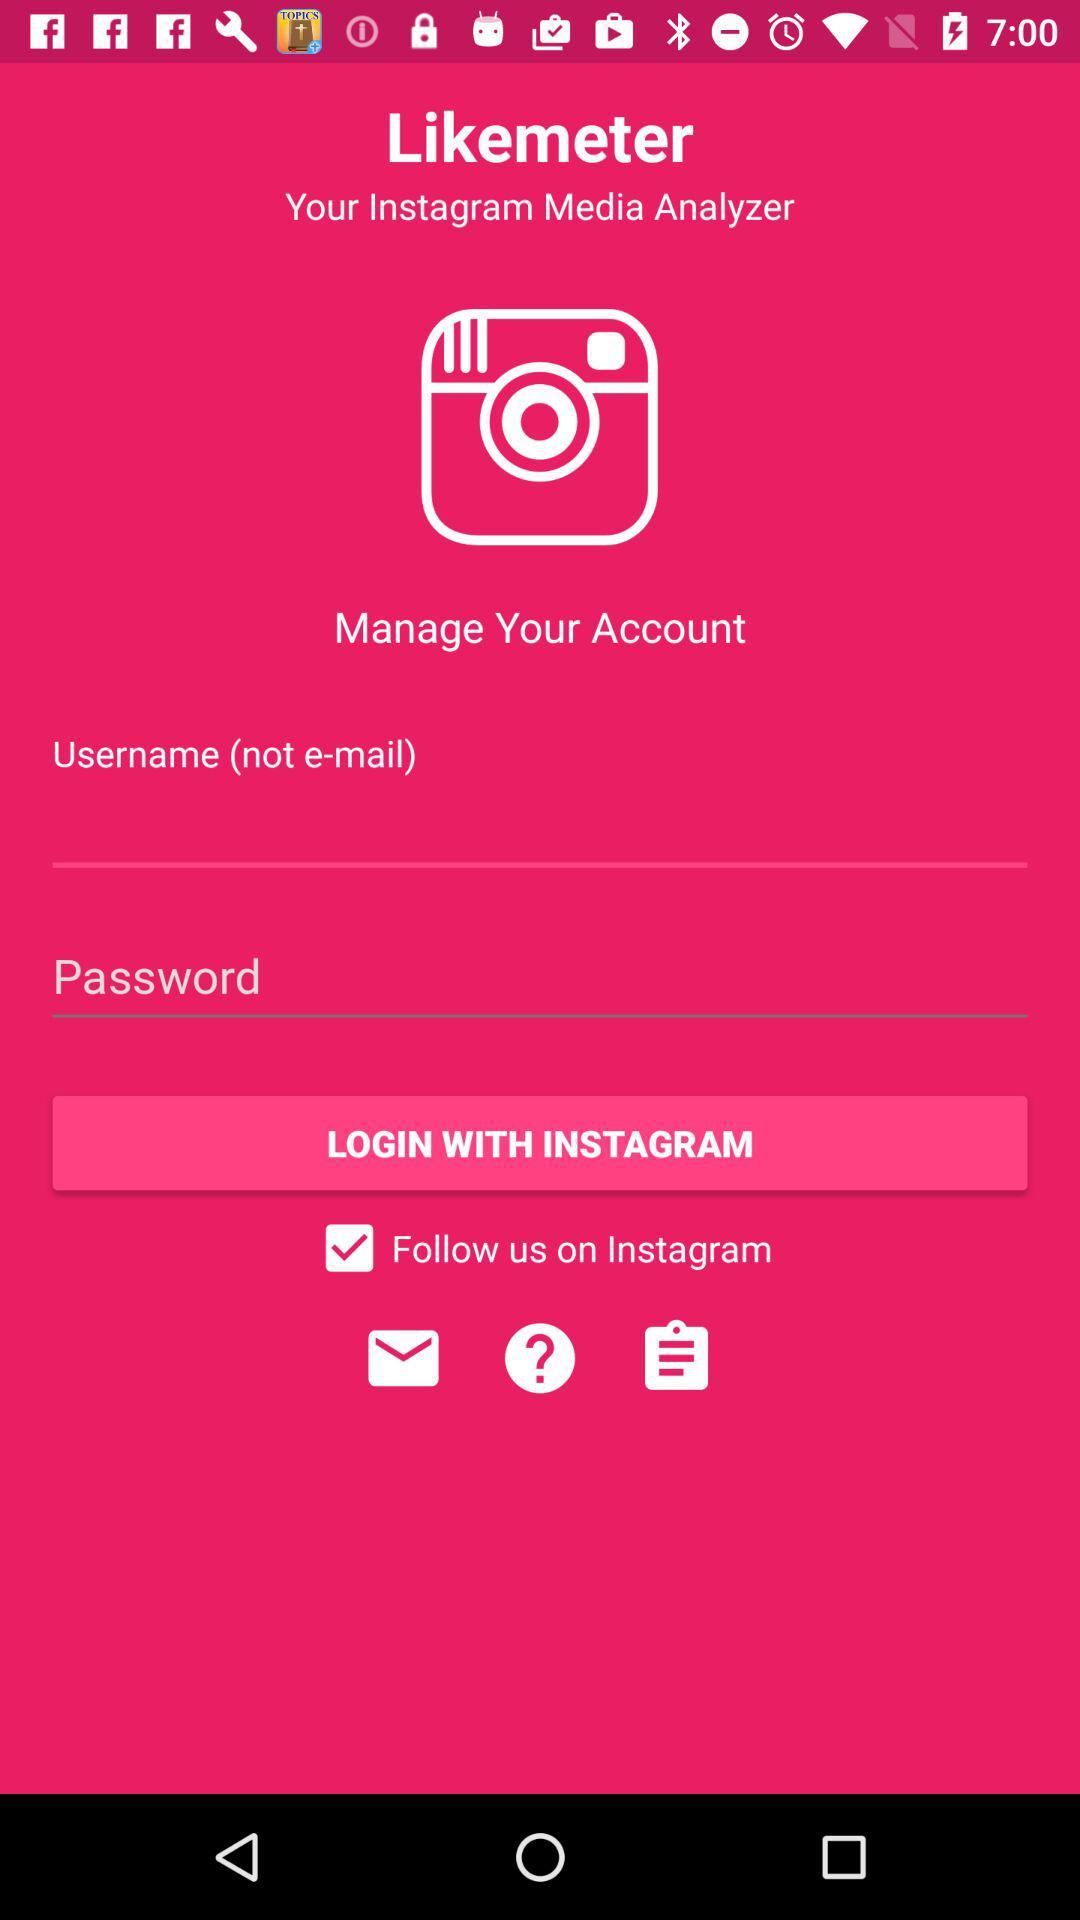 This screenshot has height=1920, width=1080. I want to click on insert user name, so click(540, 826).